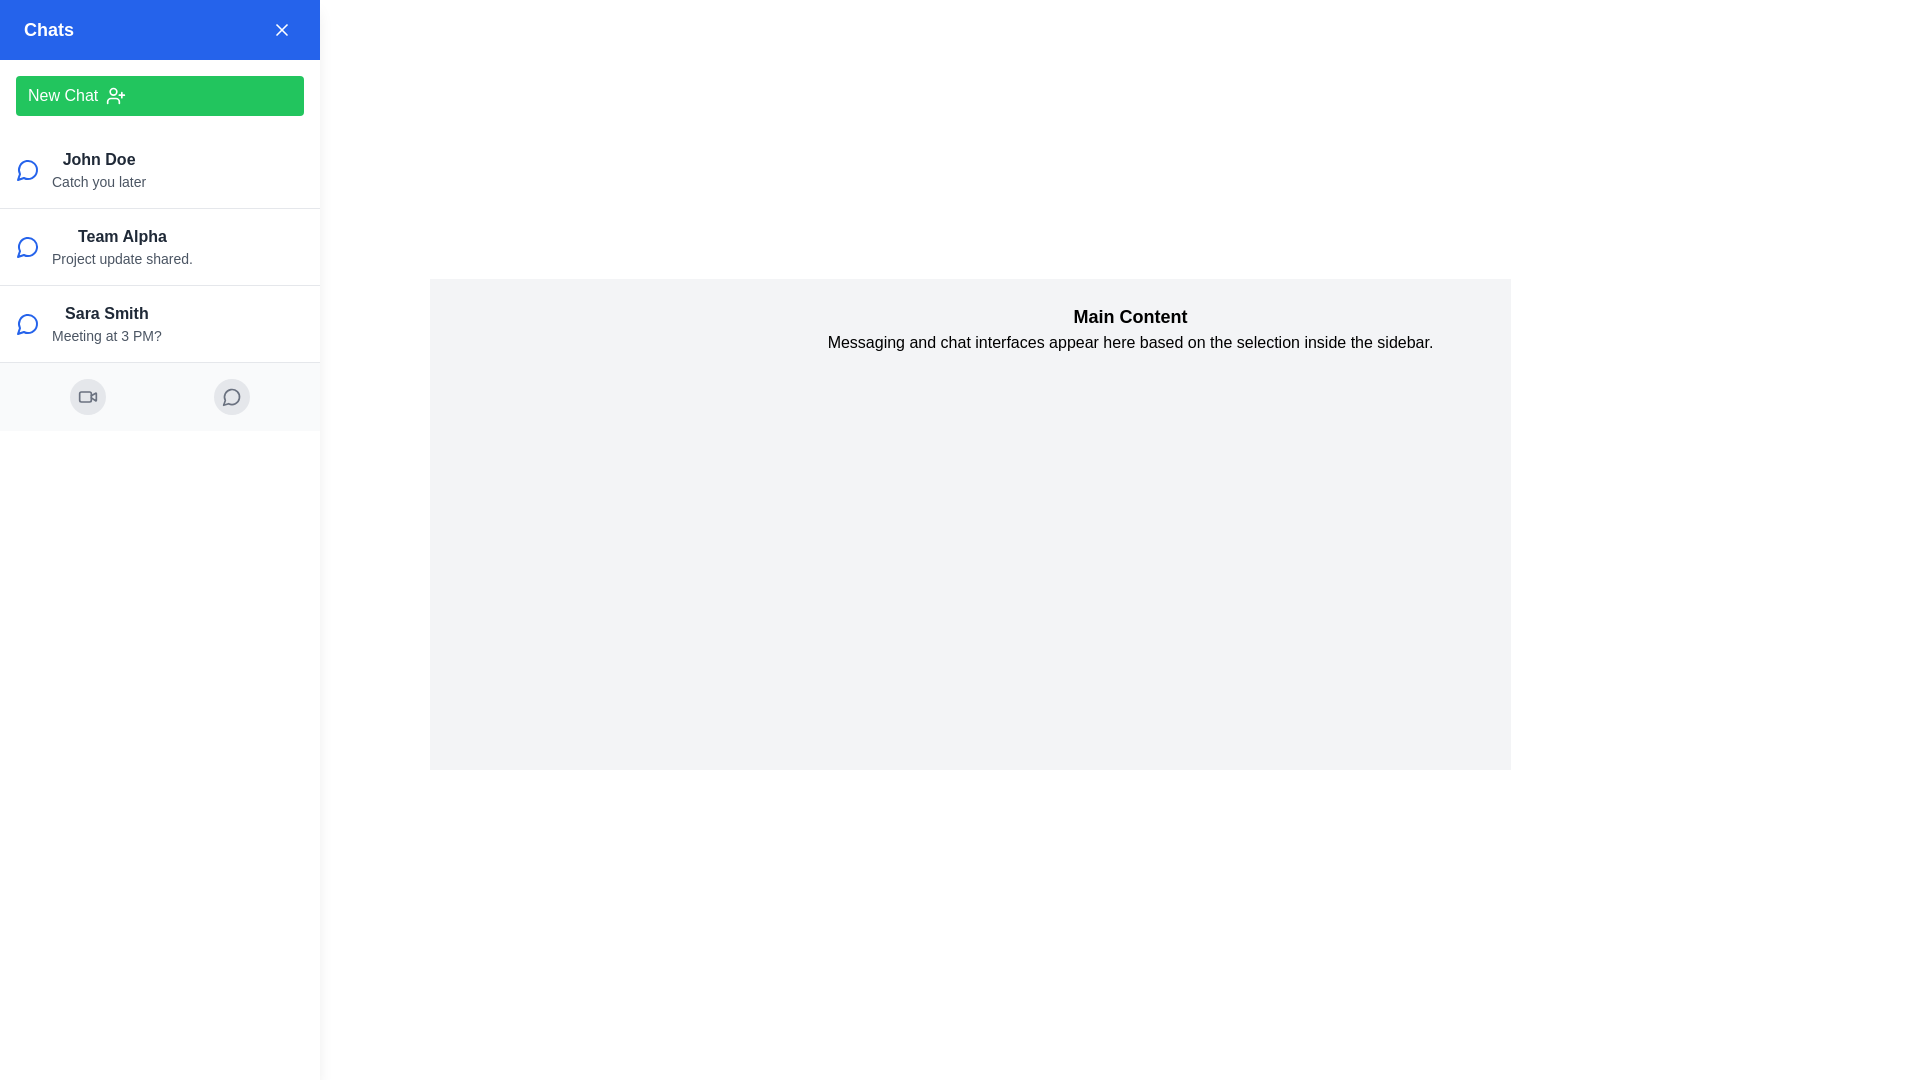 This screenshot has height=1080, width=1920. Describe the element at coordinates (281, 30) in the screenshot. I see `the minimalistic cross icon located at the top-right corner of the sidebar header within the blue 'Chats' header bar` at that location.